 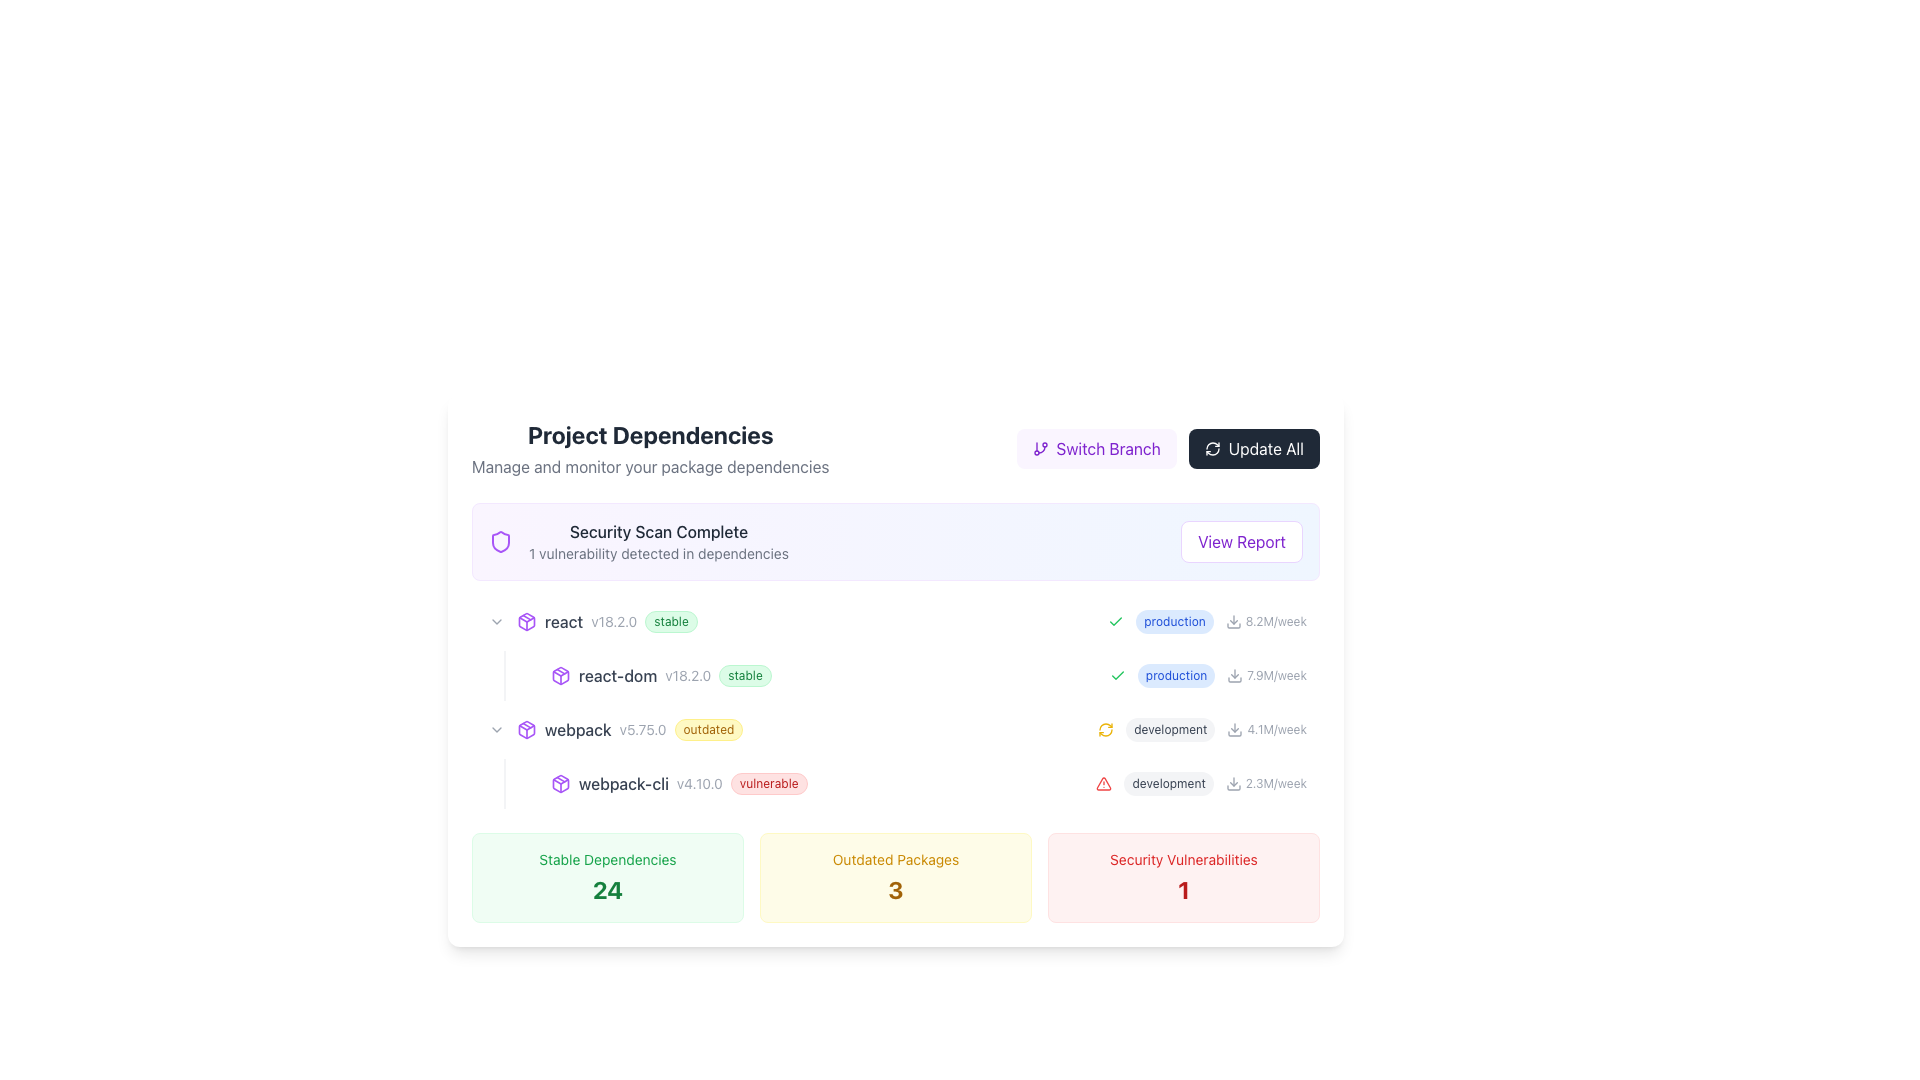 I want to click on the Text Label that provides information regarding detected issues in the dependencies of the security scan, located beneath the 'Security Scan Complete' header, so click(x=658, y=554).